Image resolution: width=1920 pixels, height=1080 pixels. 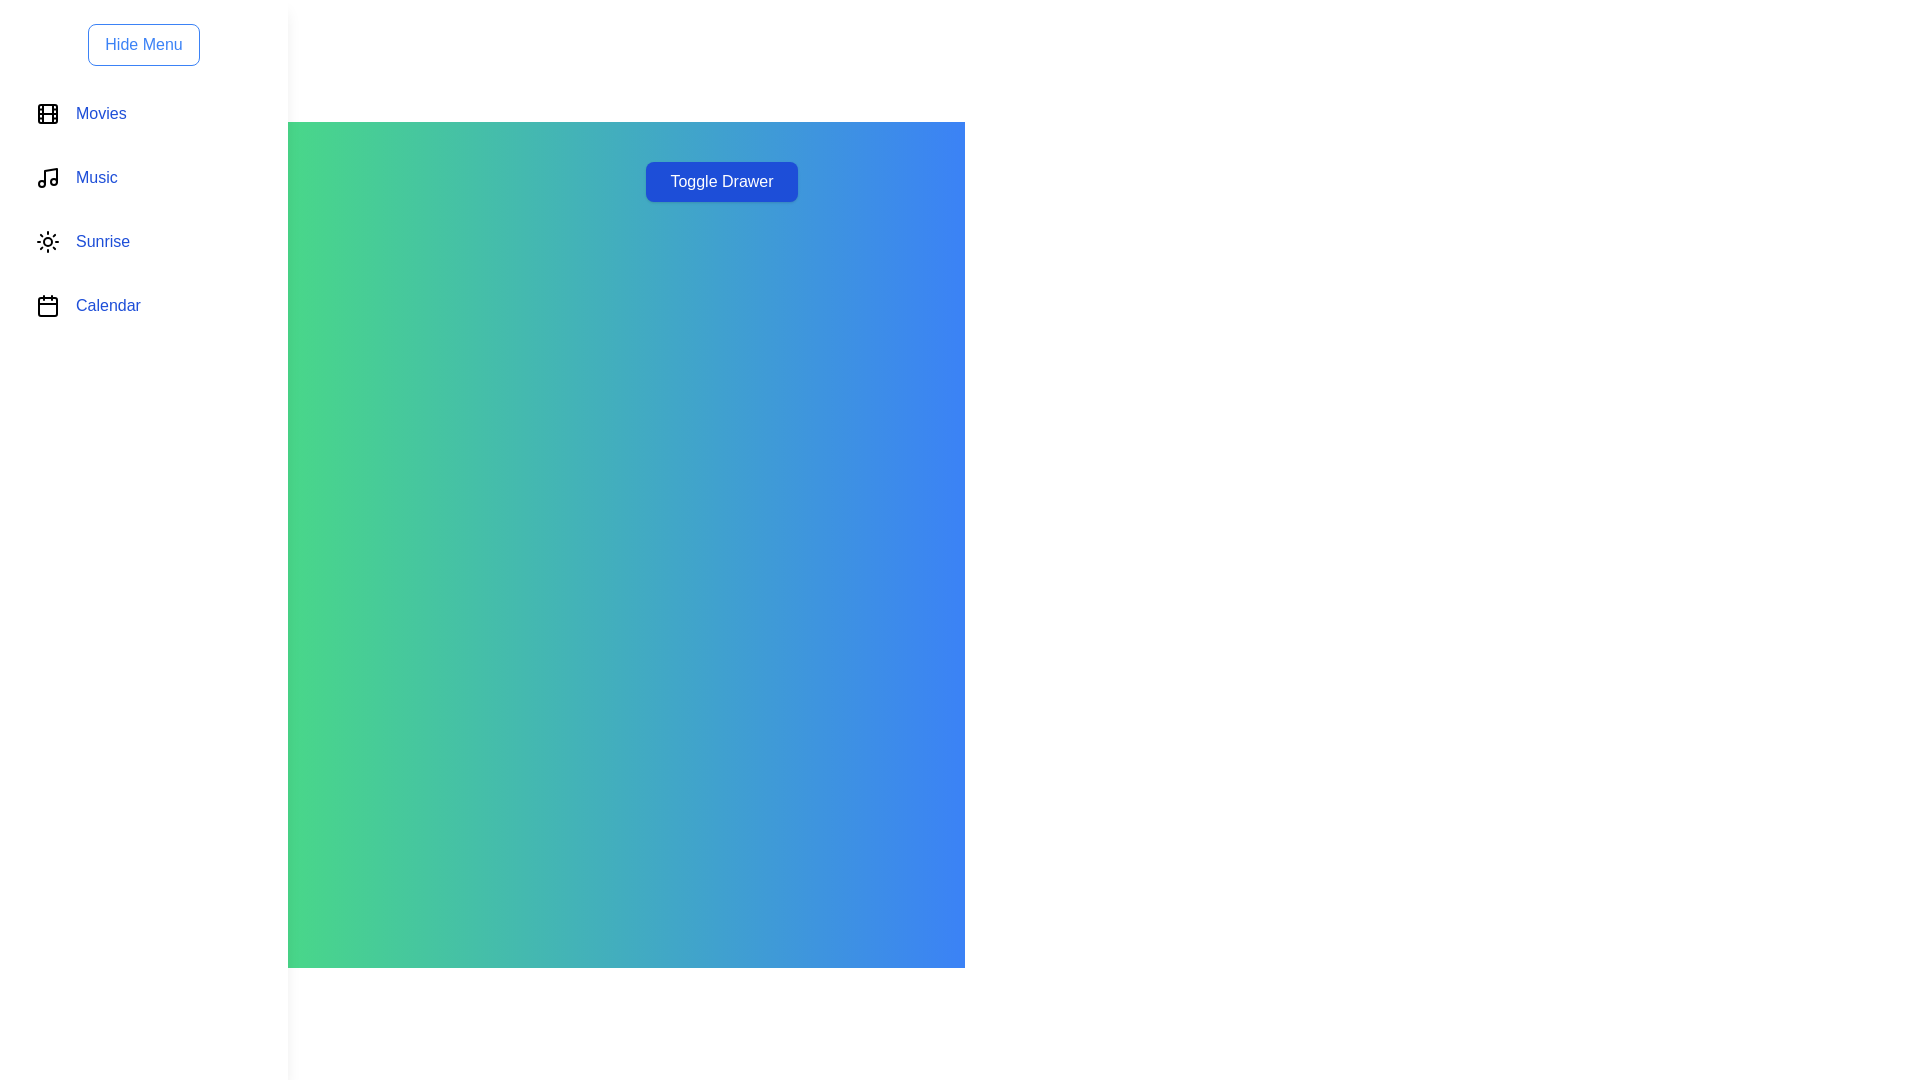 What do you see at coordinates (720, 181) in the screenshot?
I see `'Toggle Drawer' button to toggle the visibility of the drawer` at bounding box center [720, 181].